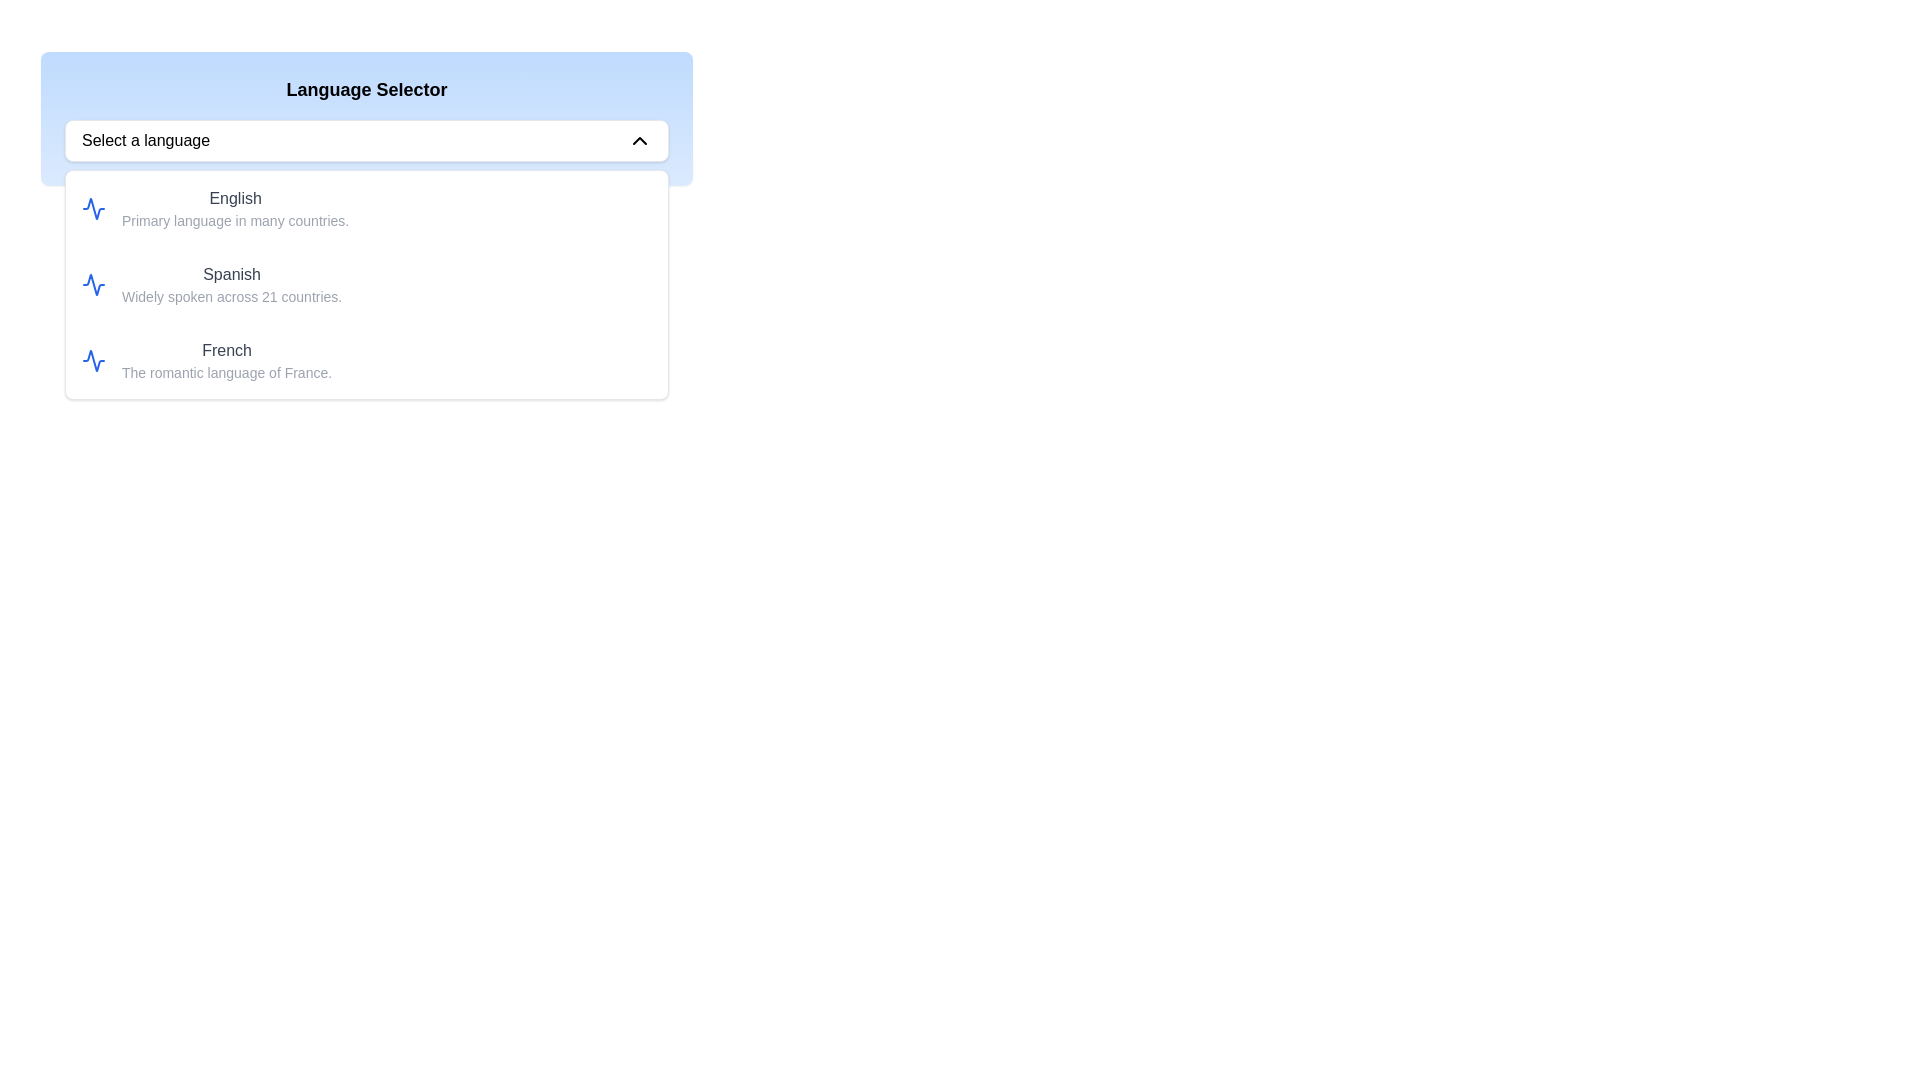 This screenshot has height=1080, width=1920. I want to click on the Dropdown menu button located in the 'Language Selector' section, so click(366, 140).